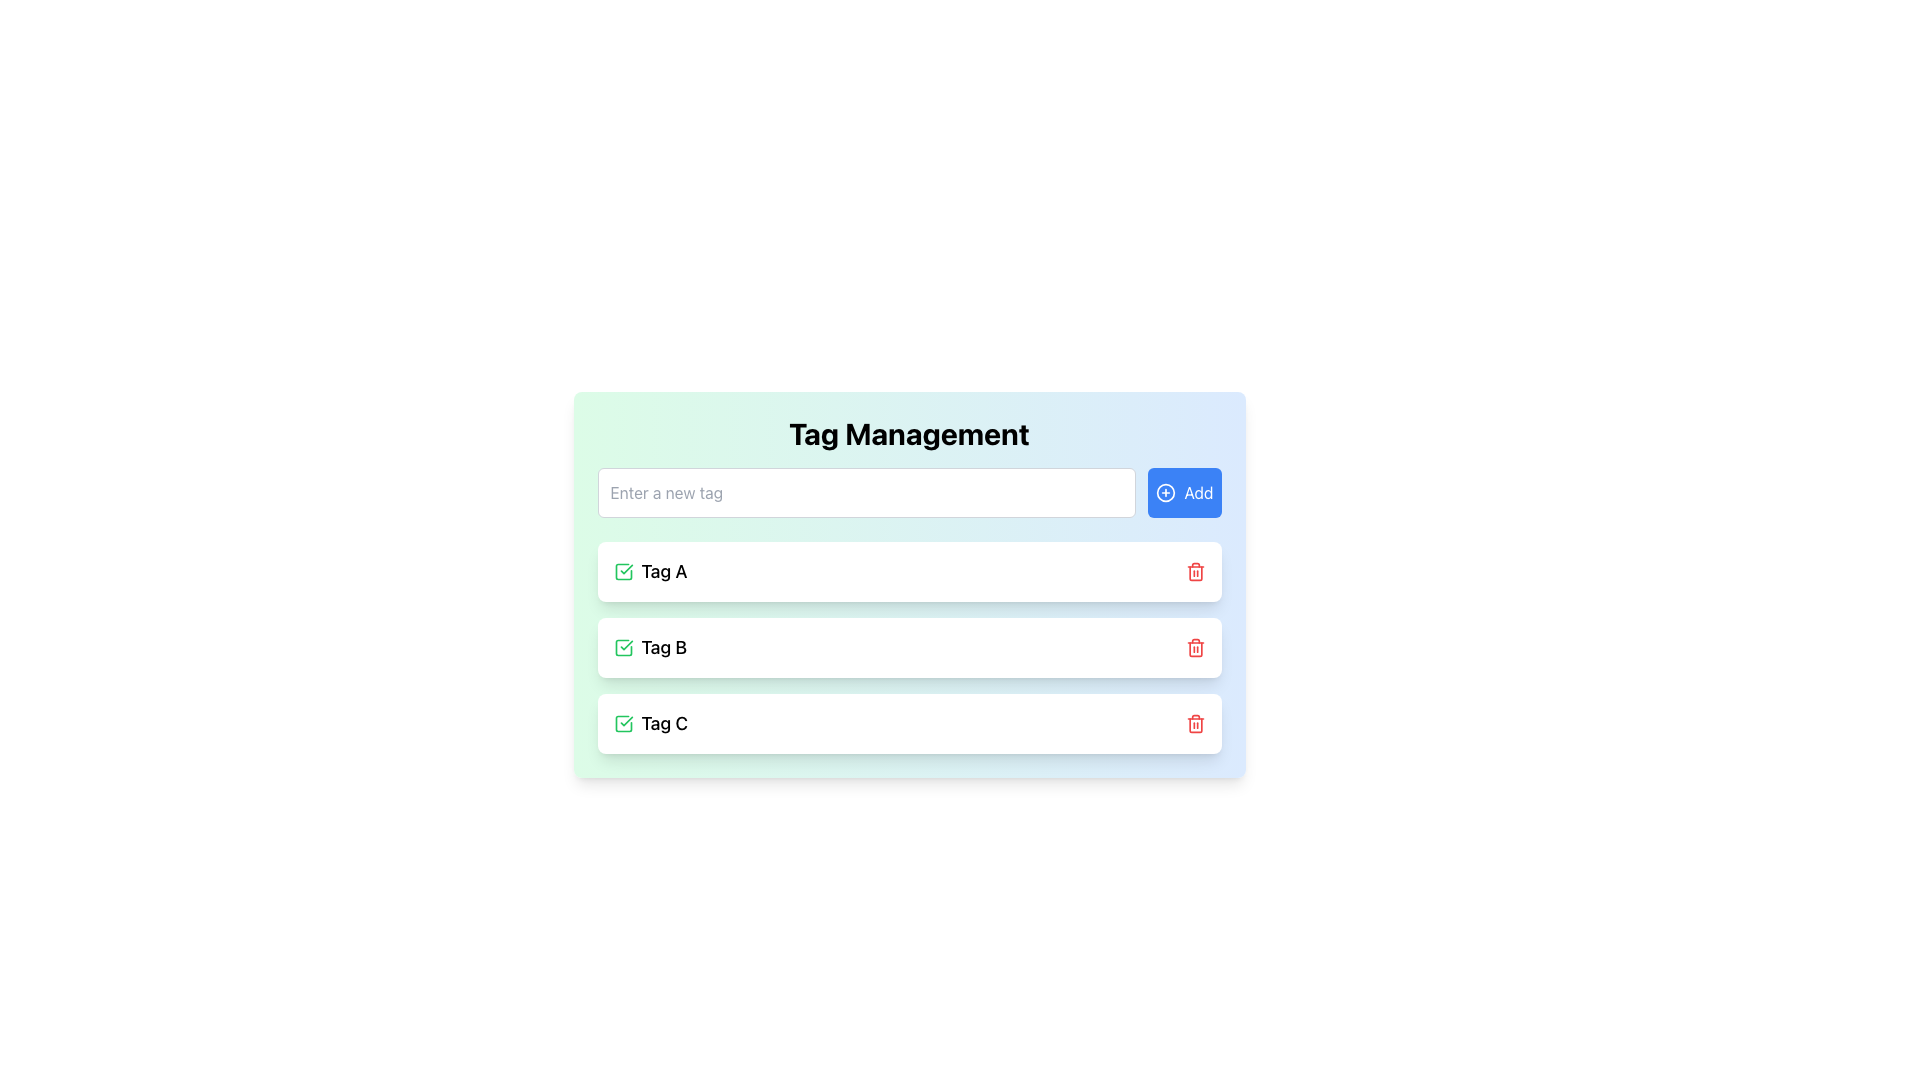 The width and height of the screenshot is (1920, 1080). Describe the element at coordinates (908, 648) in the screenshot. I see `the 'Tag B' section, which is the second element in a series of three, located below 'Tag A' and above 'Tag C'` at that location.